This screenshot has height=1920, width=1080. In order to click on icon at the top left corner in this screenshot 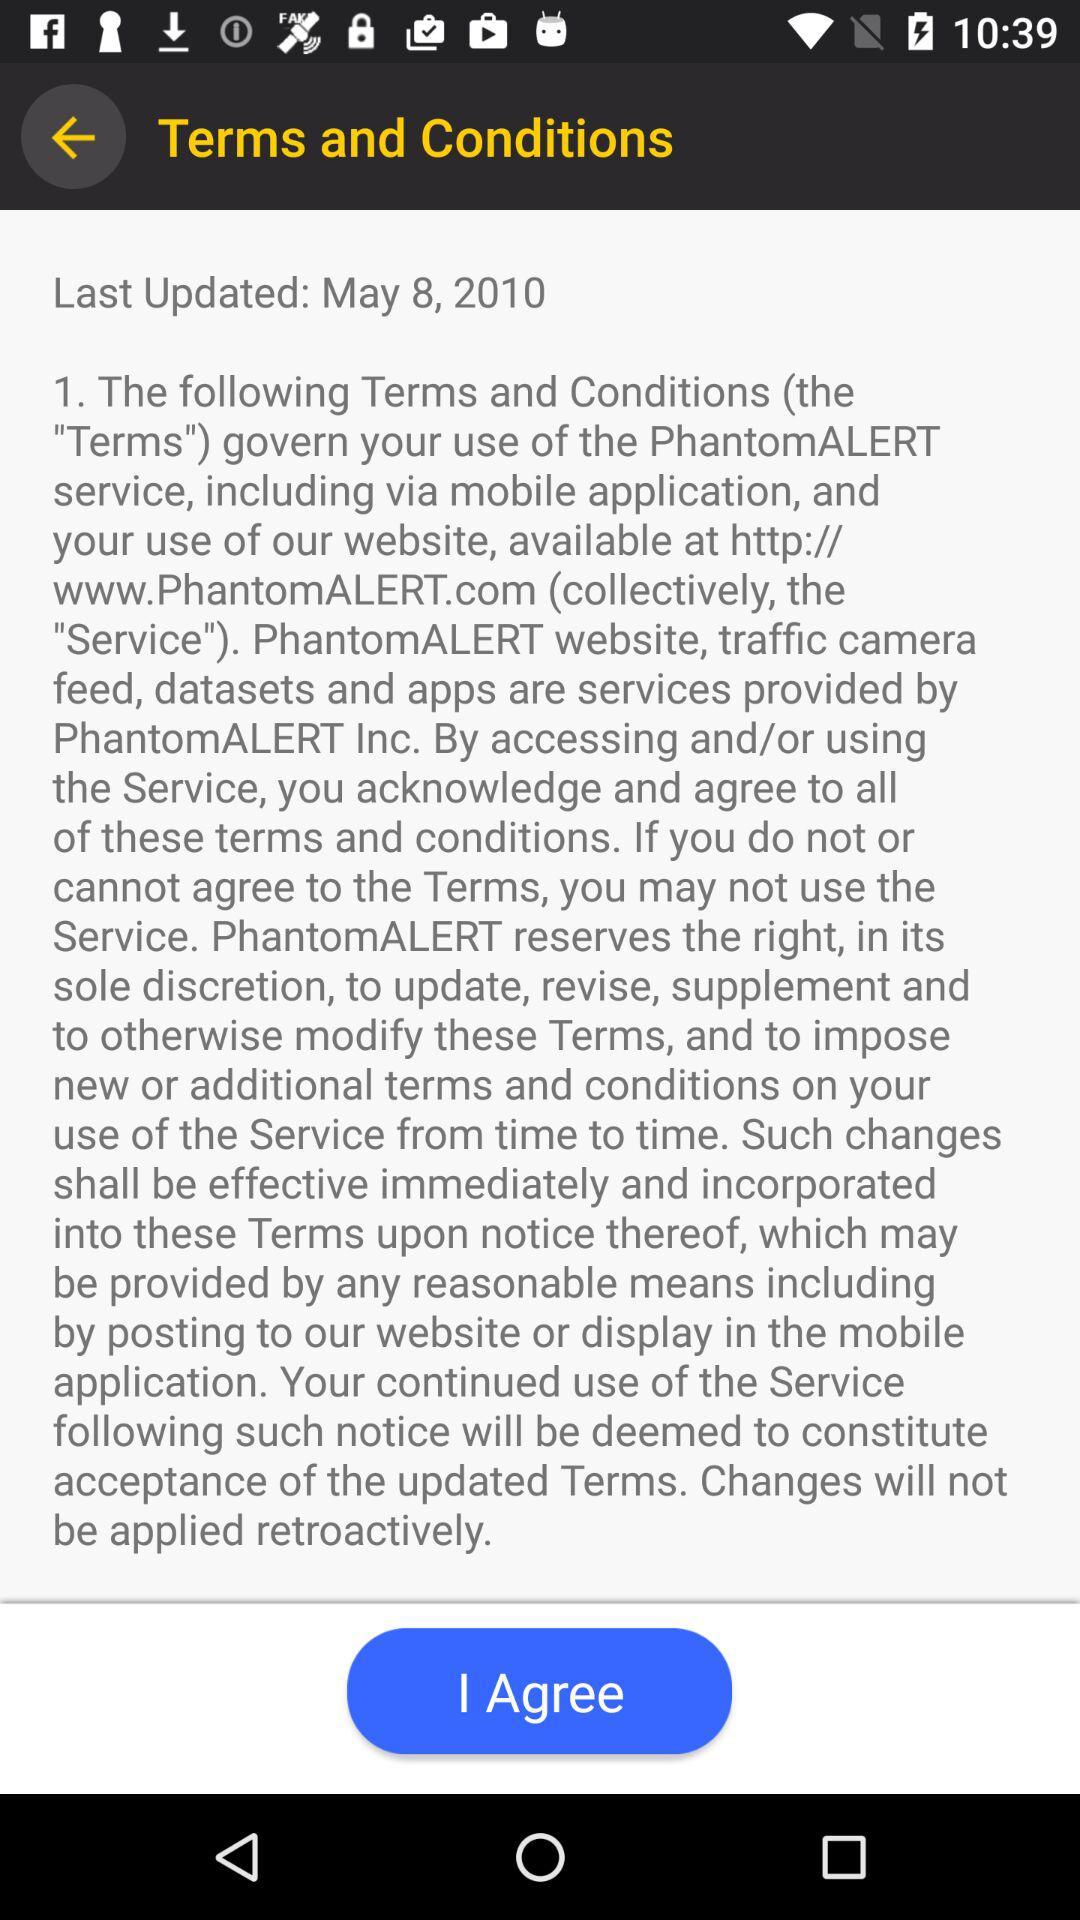, I will do `click(72, 135)`.